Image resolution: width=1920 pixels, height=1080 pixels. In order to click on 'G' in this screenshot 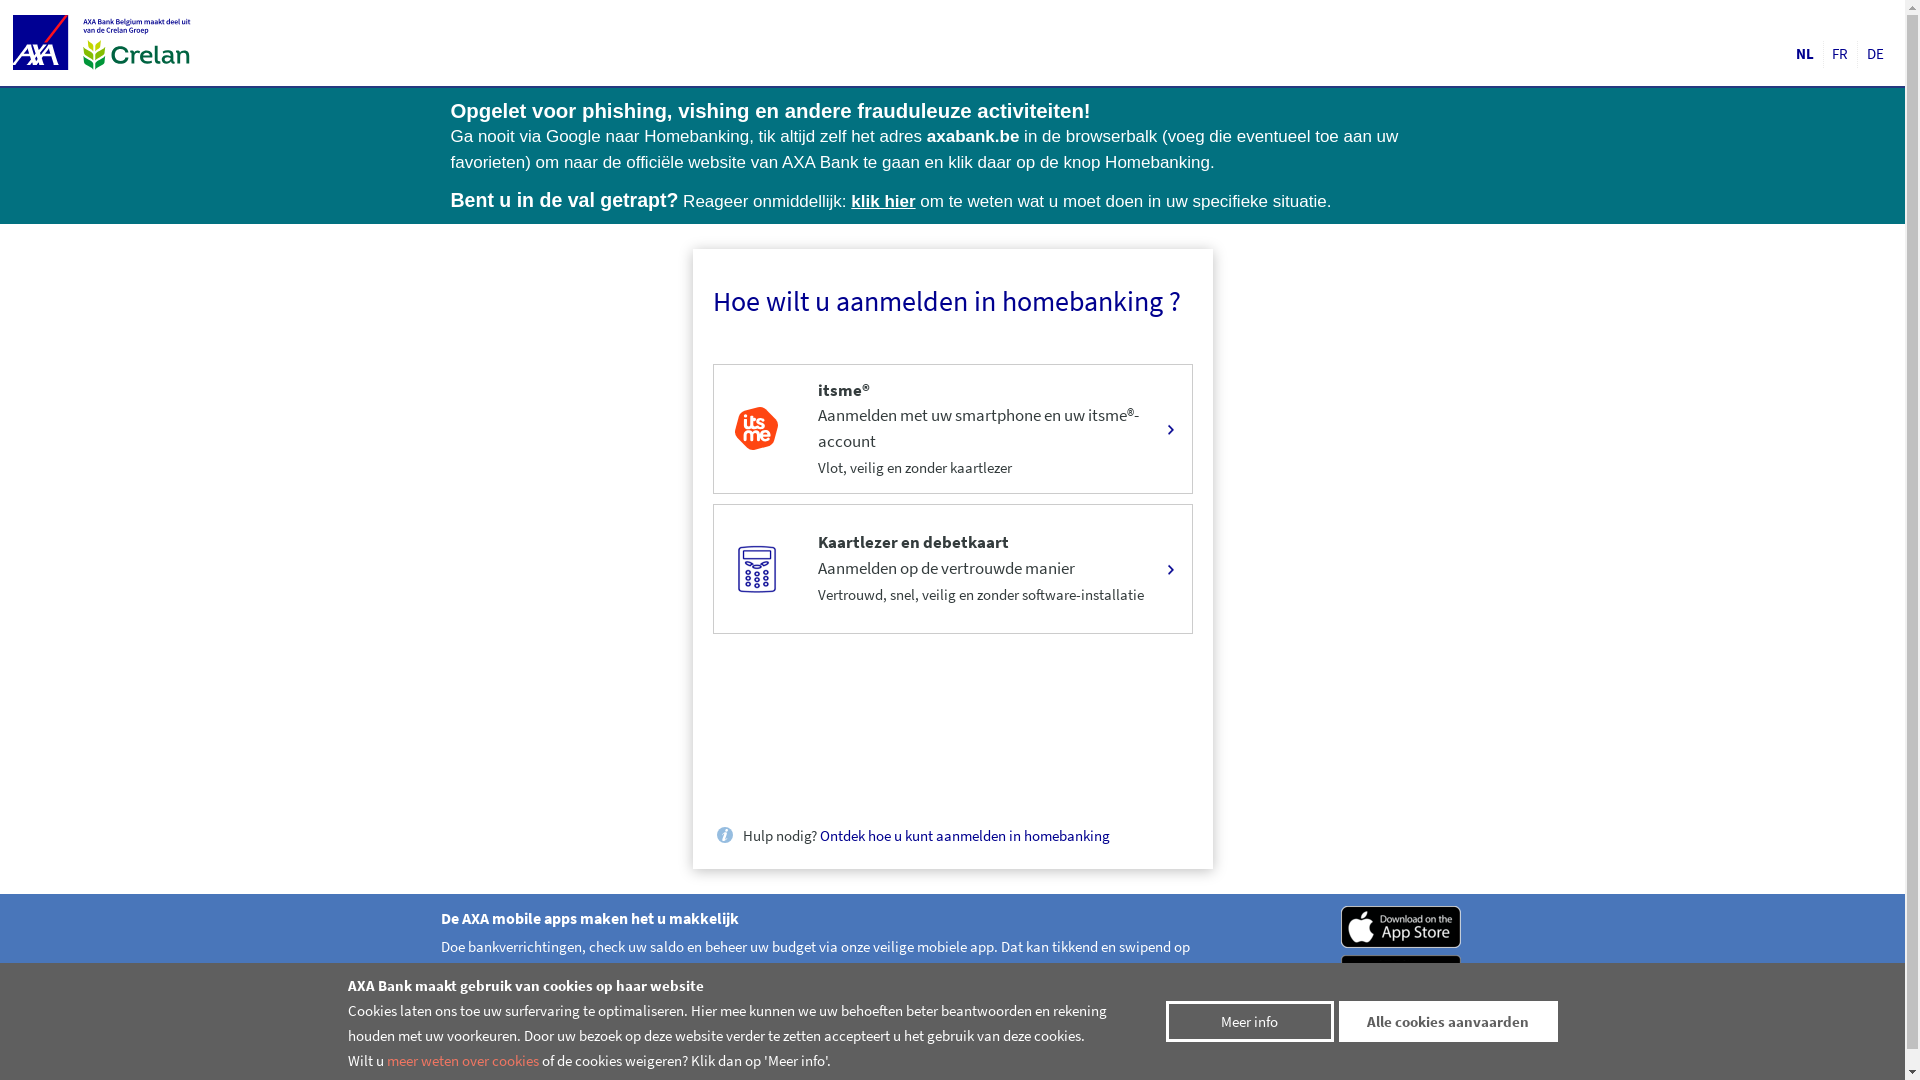, I will do `click(1401, 973)`.